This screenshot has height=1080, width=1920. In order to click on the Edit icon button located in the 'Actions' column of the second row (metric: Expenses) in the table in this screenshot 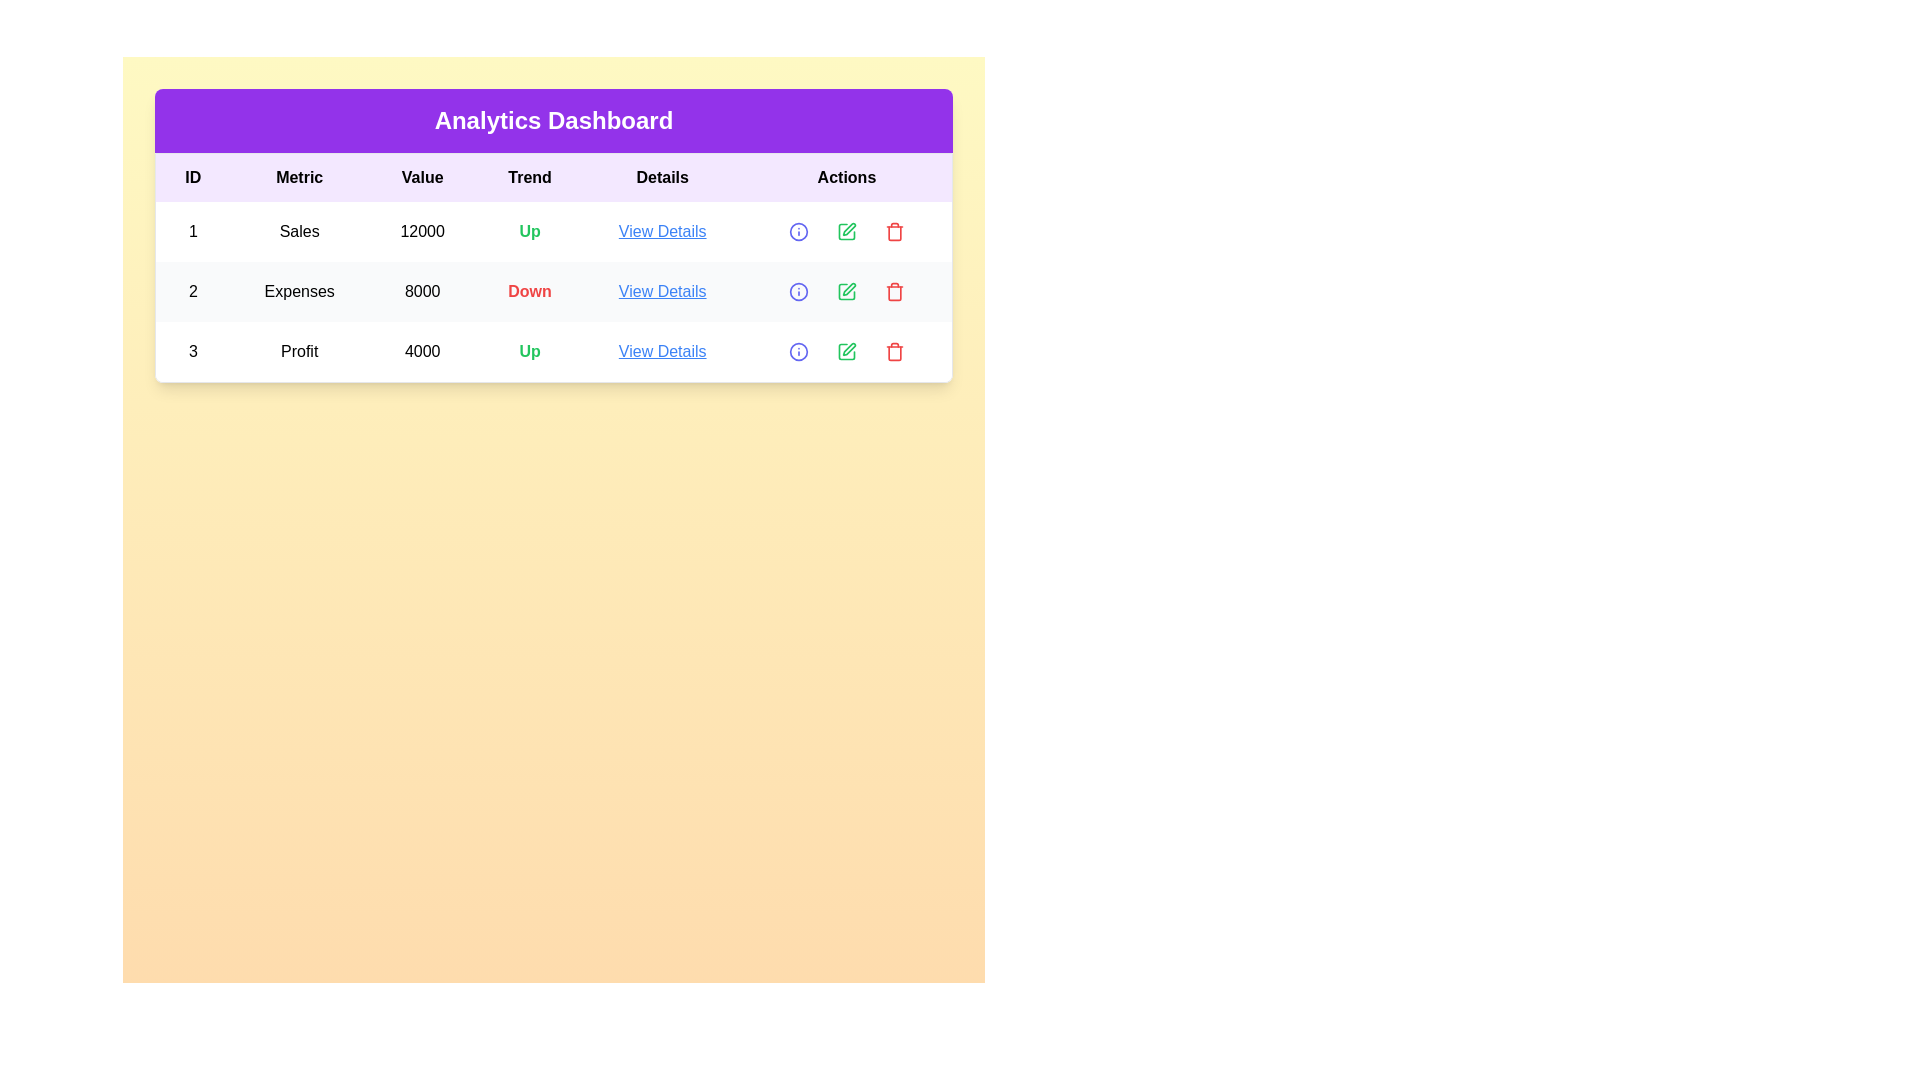, I will do `click(846, 292)`.